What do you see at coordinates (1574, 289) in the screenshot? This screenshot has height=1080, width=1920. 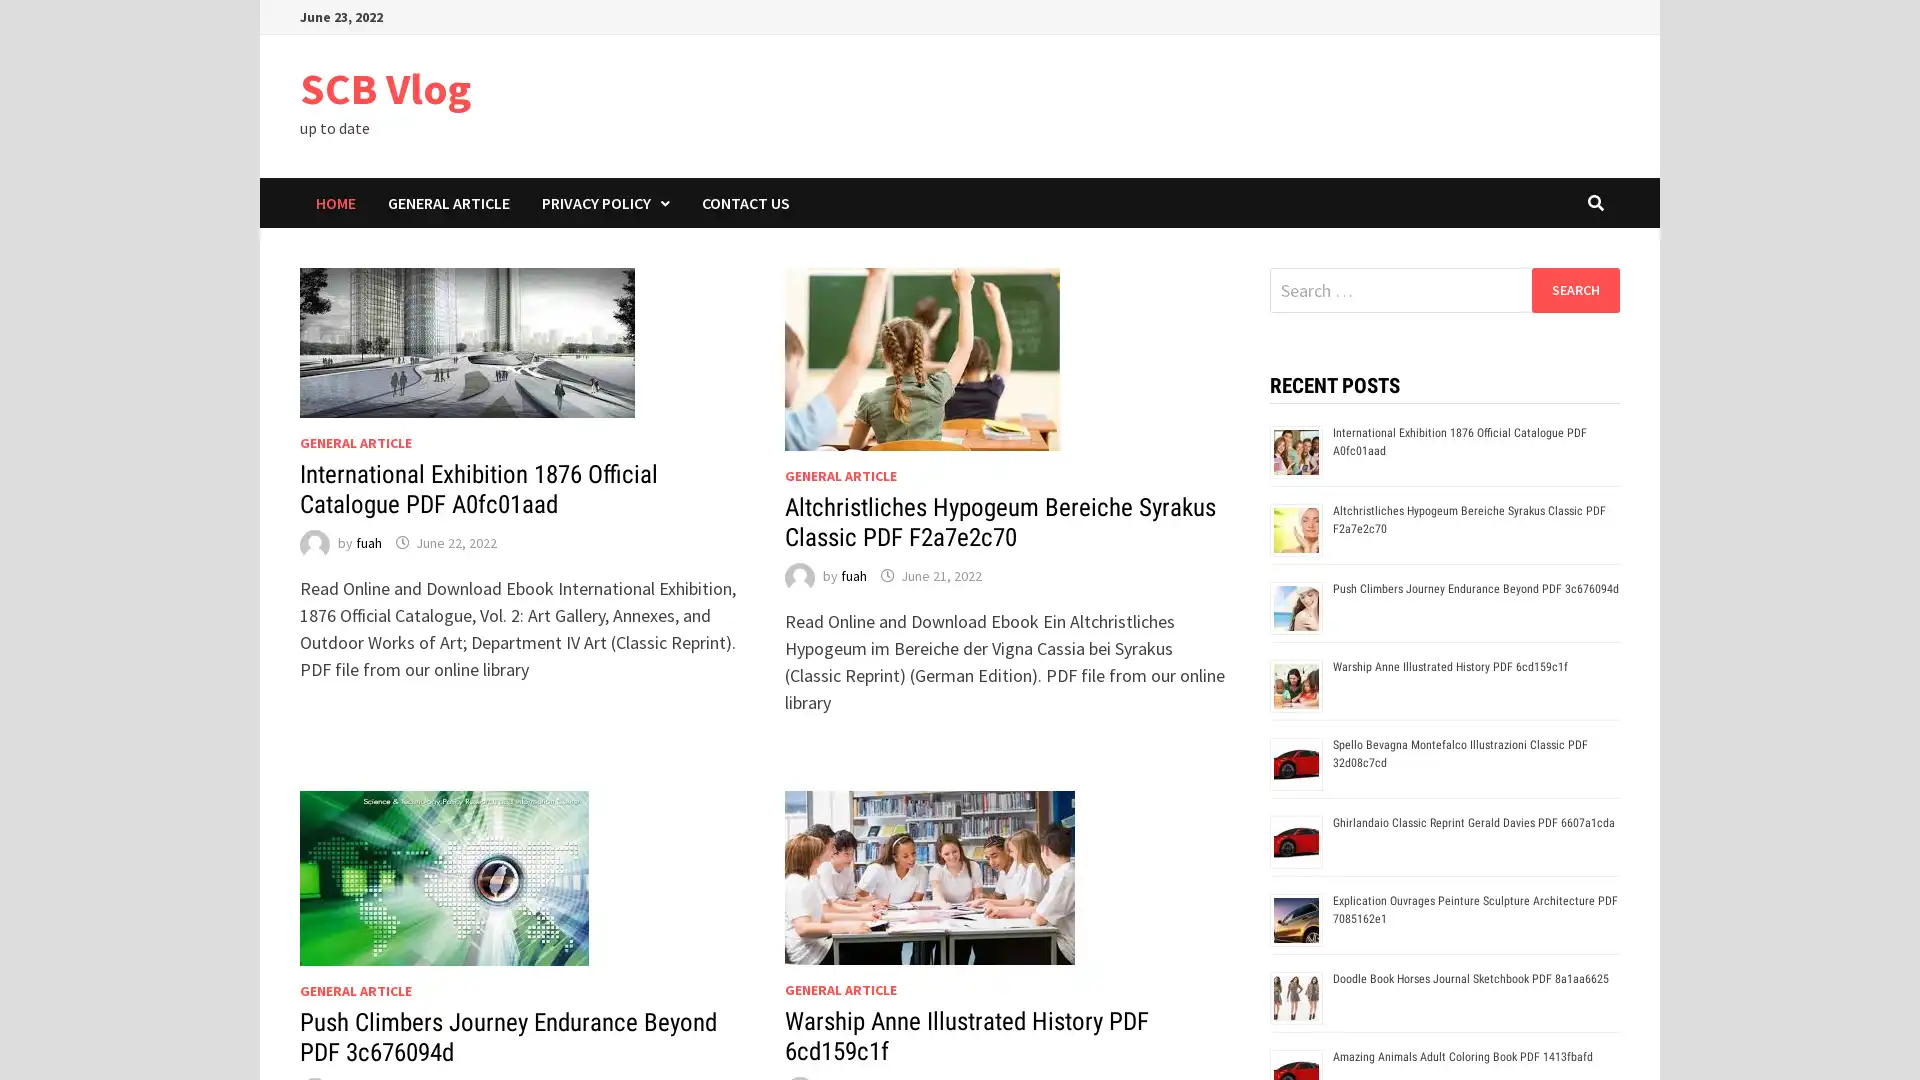 I see `Search` at bounding box center [1574, 289].